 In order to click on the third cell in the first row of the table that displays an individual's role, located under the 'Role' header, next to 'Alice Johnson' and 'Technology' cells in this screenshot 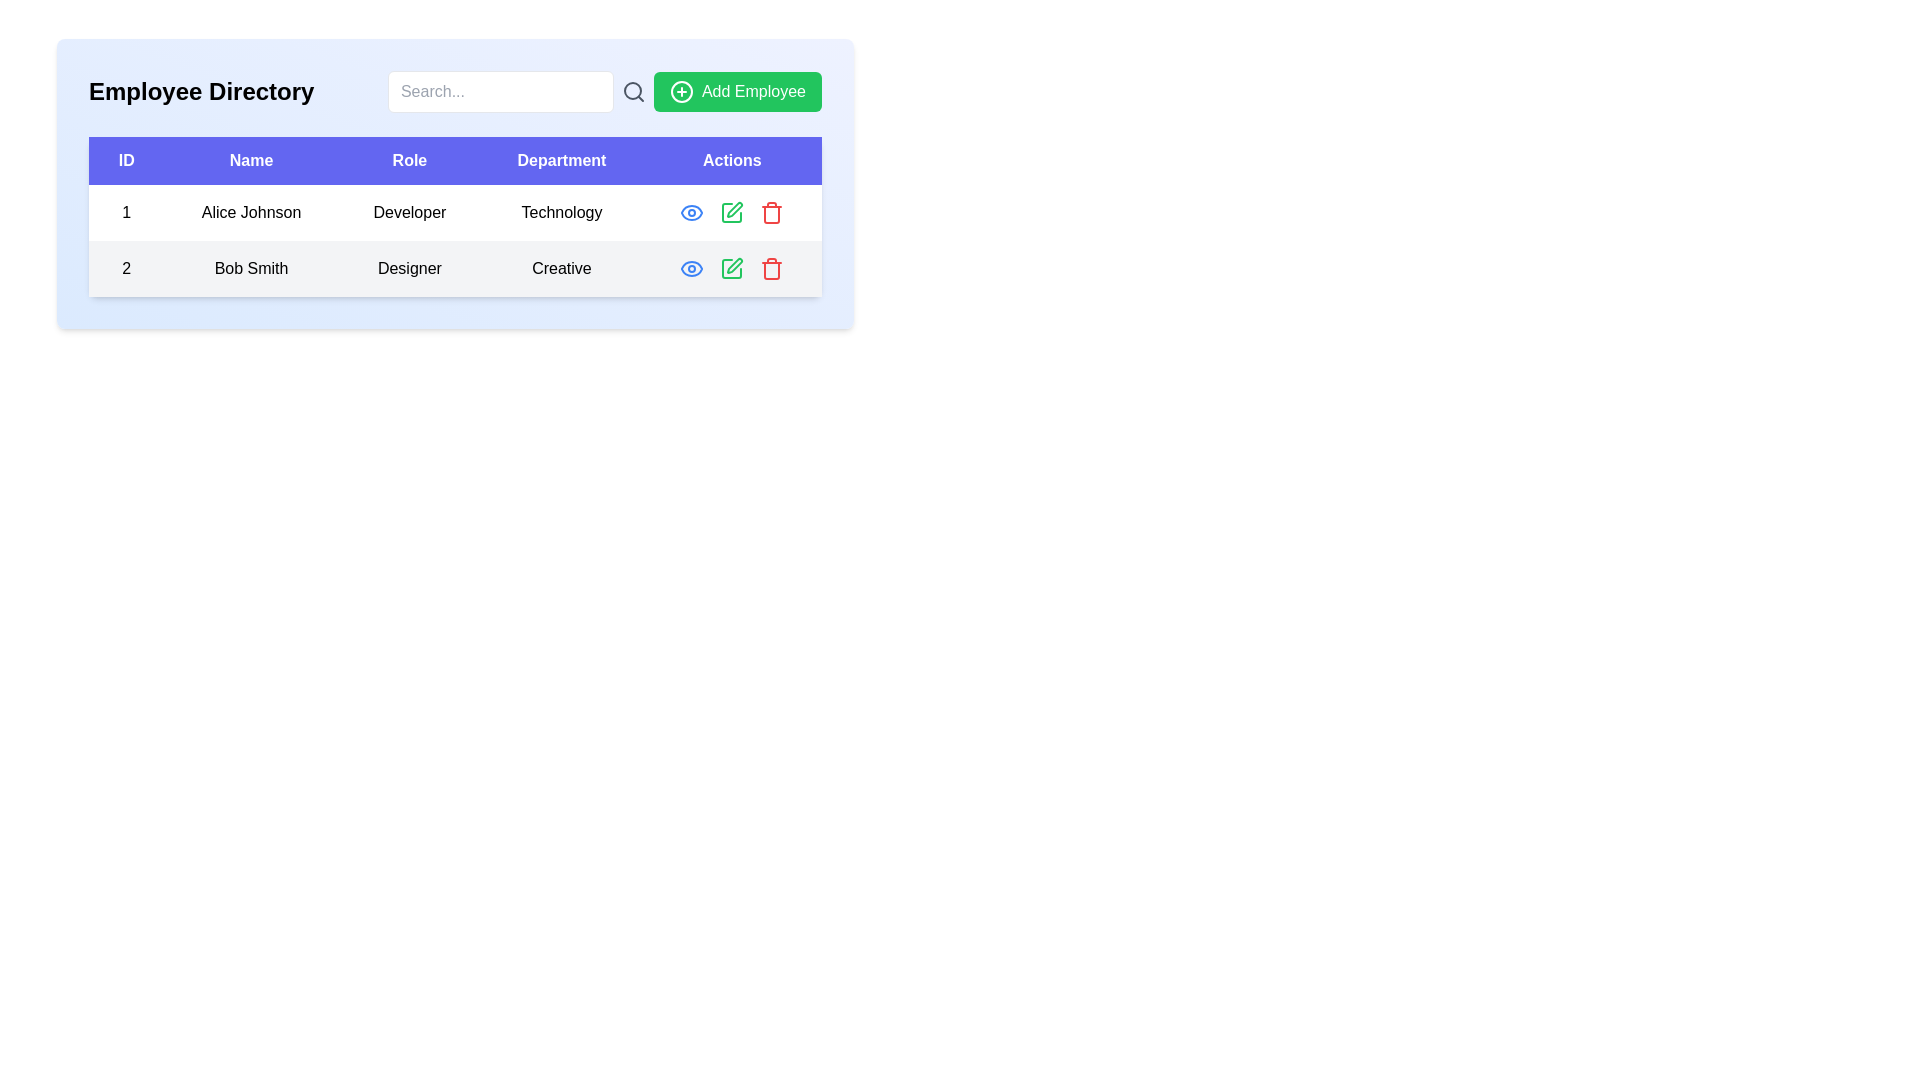, I will do `click(408, 212)`.